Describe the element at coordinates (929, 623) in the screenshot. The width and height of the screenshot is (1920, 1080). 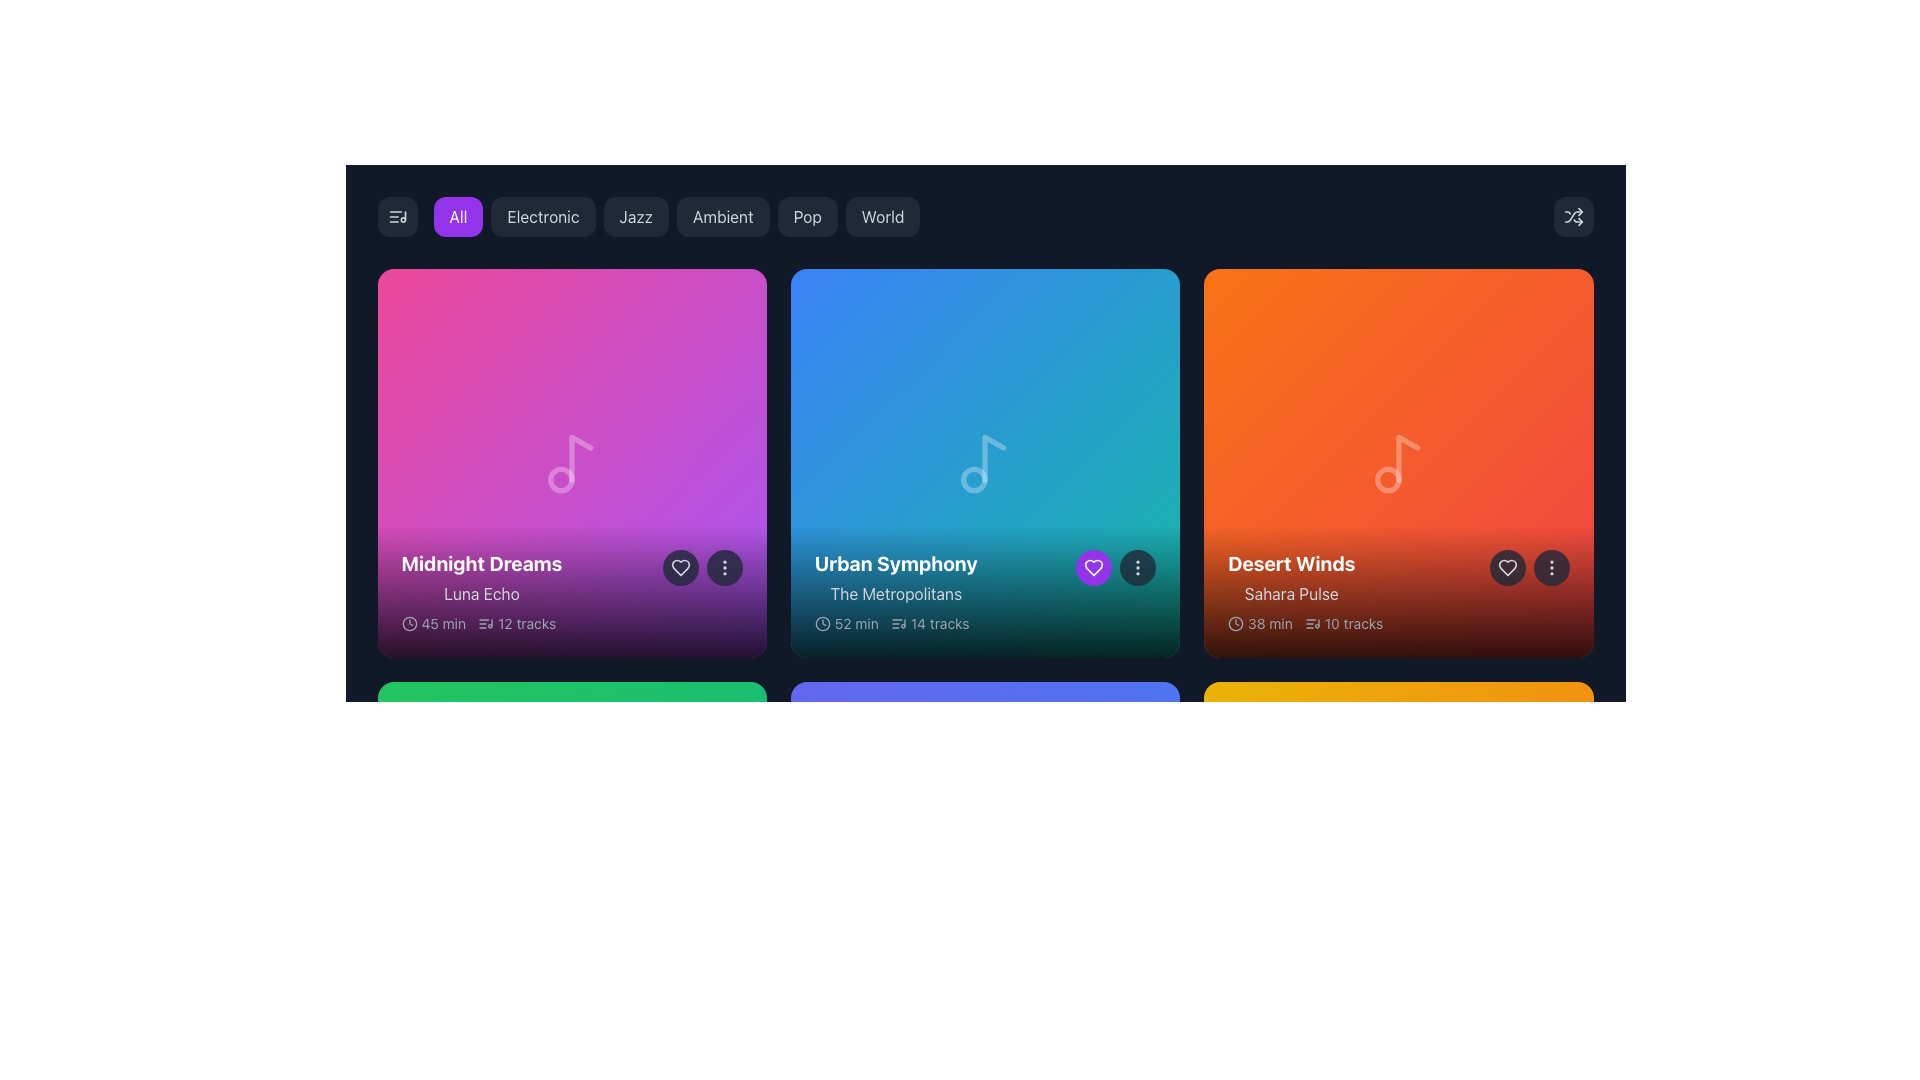
I see `text from the Text Label with Icon that displays '14 tracks' on a dark teal background at the bottom of the 'Urban Symphony' playlist card` at that location.